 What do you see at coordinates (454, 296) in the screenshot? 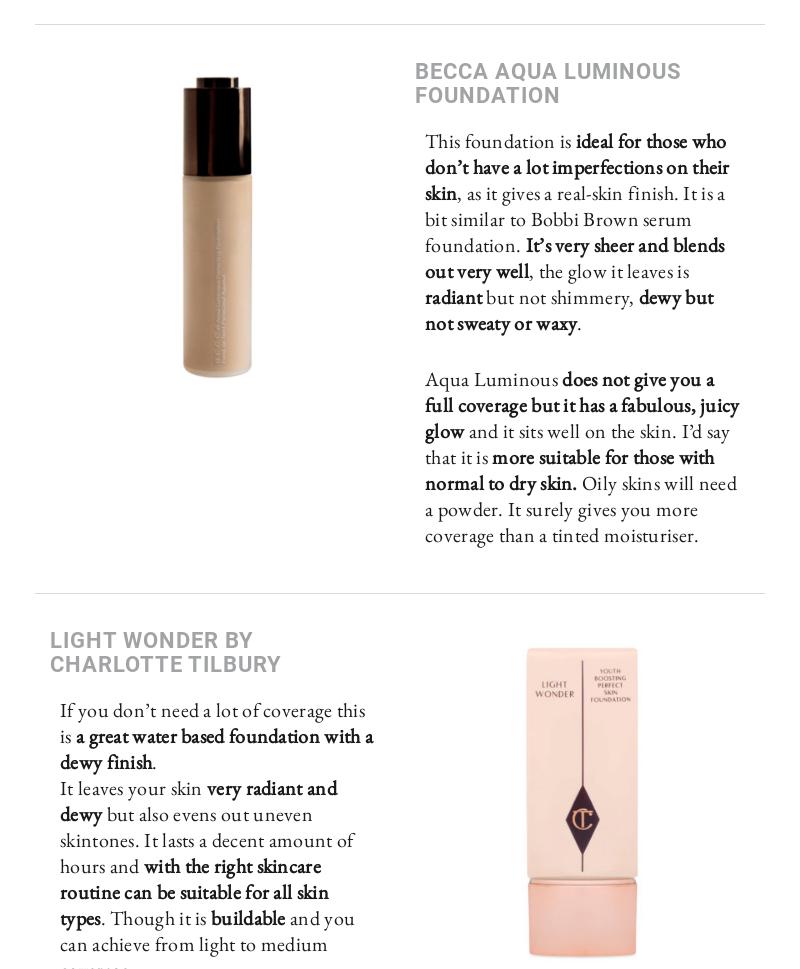
I see `'radiant'` at bounding box center [454, 296].